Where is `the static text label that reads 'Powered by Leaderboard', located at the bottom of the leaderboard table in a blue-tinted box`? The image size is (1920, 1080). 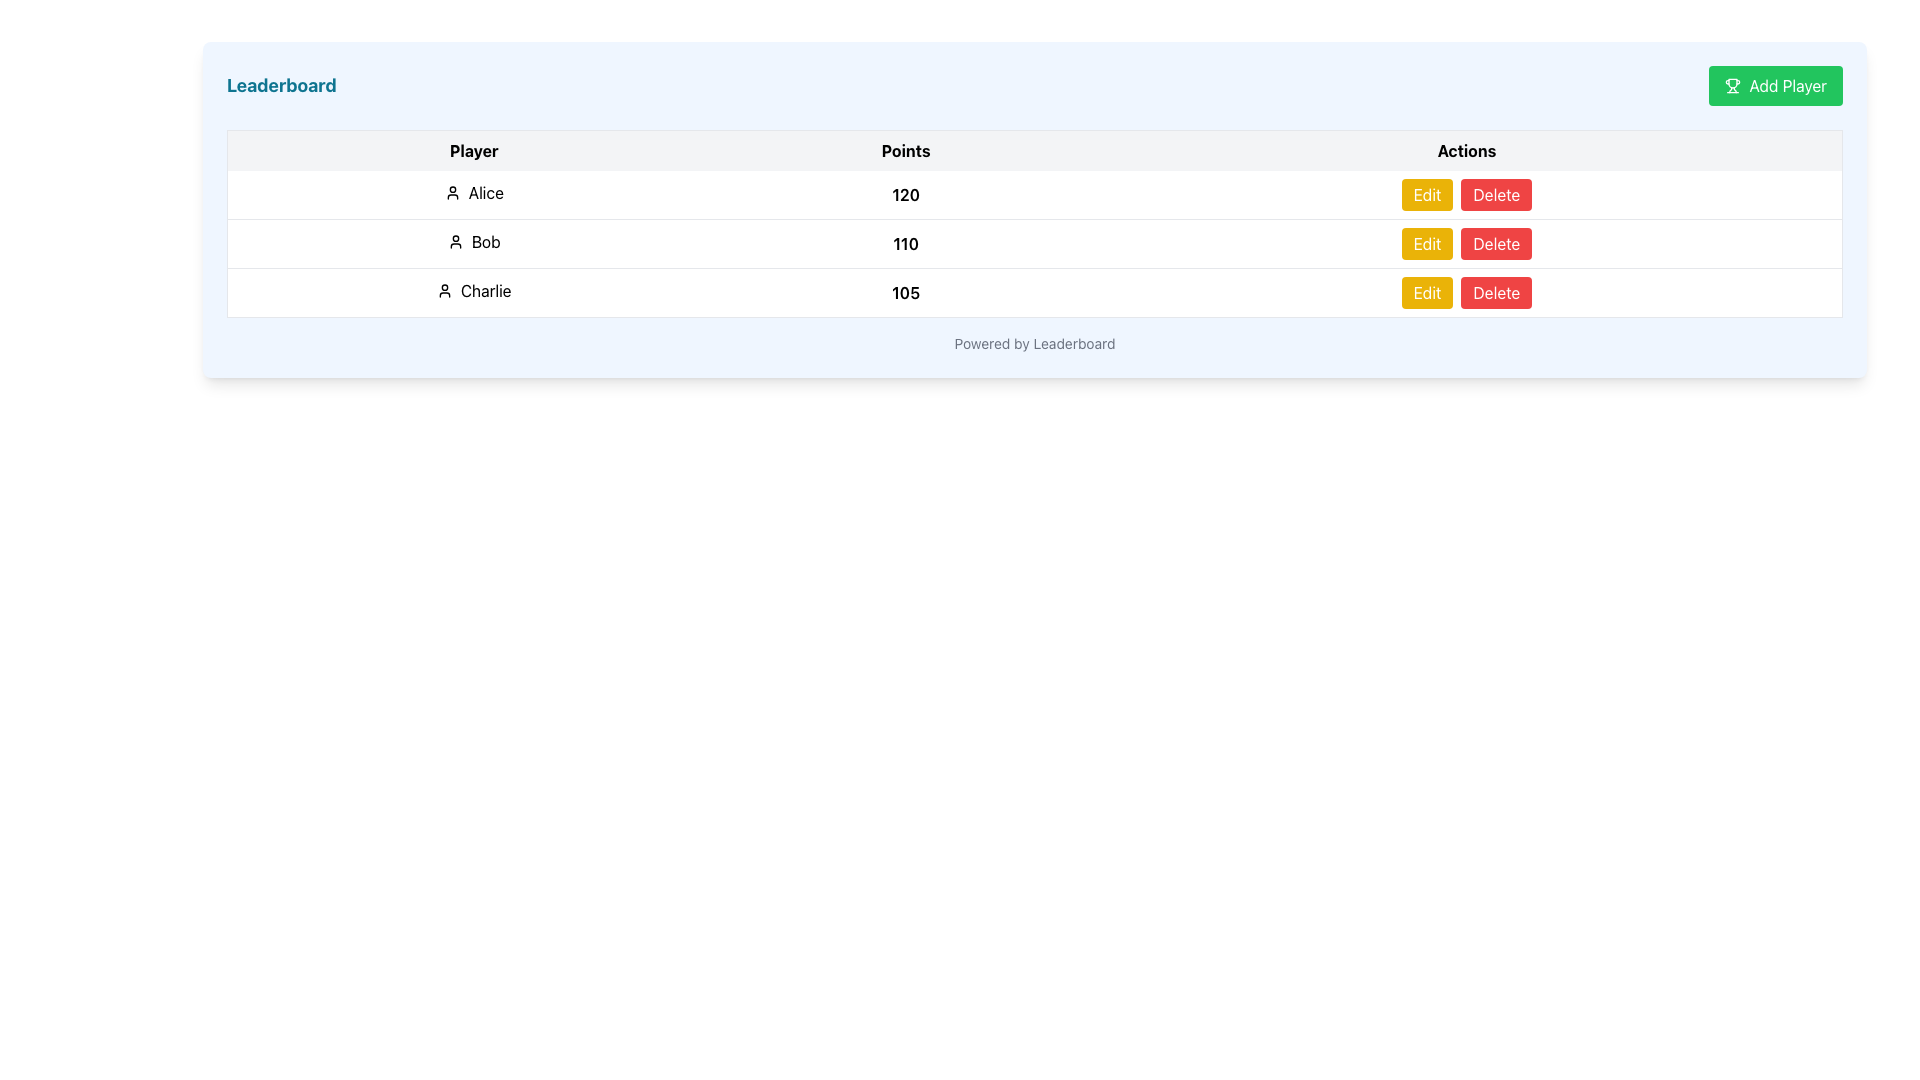 the static text label that reads 'Powered by Leaderboard', located at the bottom of the leaderboard table in a blue-tinted box is located at coordinates (1035, 342).